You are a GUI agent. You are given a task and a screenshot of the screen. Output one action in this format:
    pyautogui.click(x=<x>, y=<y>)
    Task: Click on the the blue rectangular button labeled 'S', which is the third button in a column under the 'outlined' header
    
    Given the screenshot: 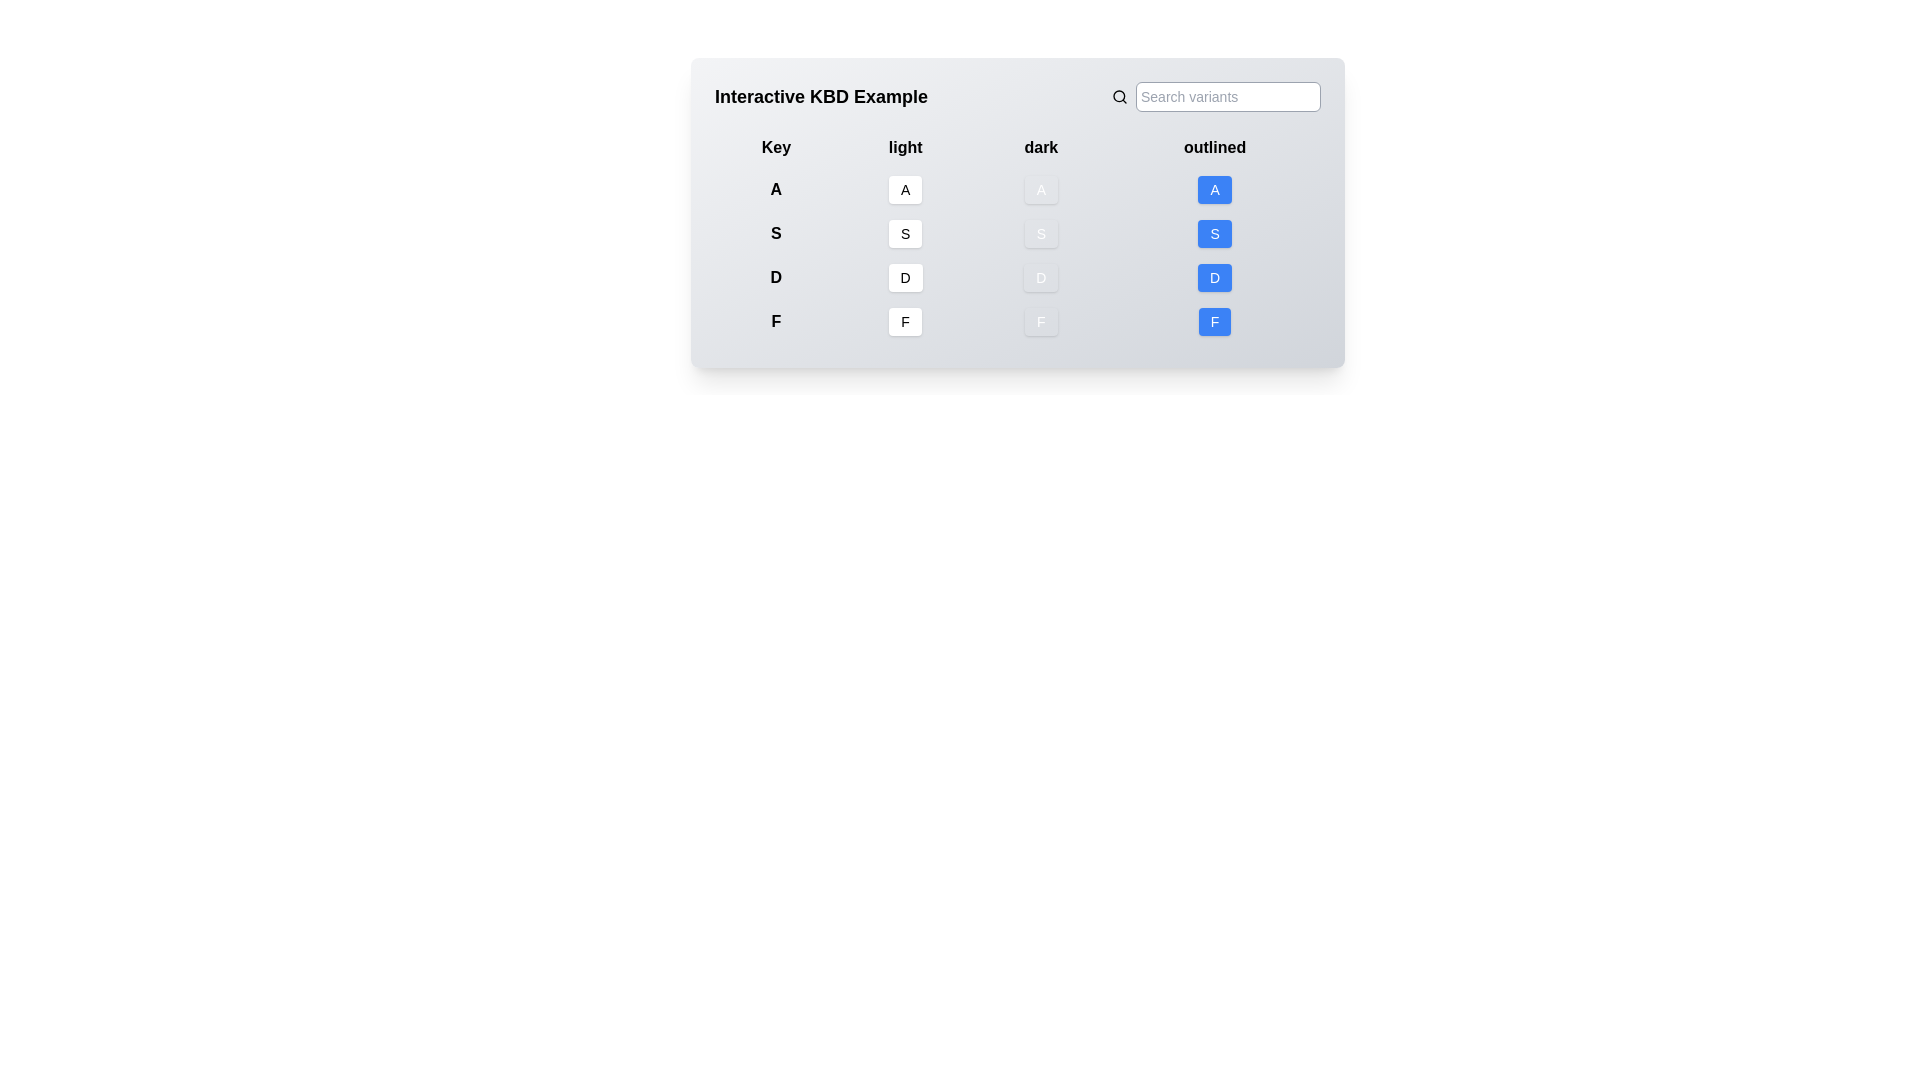 What is the action you would take?
    pyautogui.click(x=1214, y=233)
    